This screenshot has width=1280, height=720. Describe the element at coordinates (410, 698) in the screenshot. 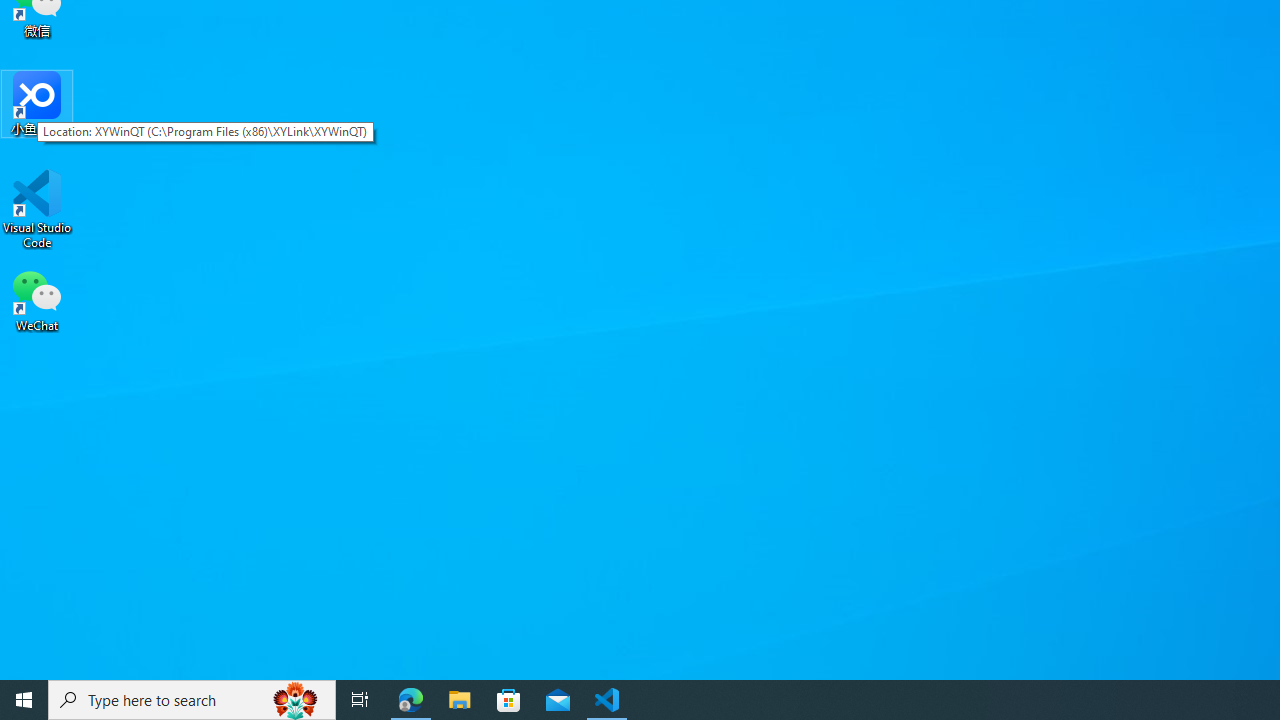

I see `'Microsoft Edge - 1 running window'` at that location.